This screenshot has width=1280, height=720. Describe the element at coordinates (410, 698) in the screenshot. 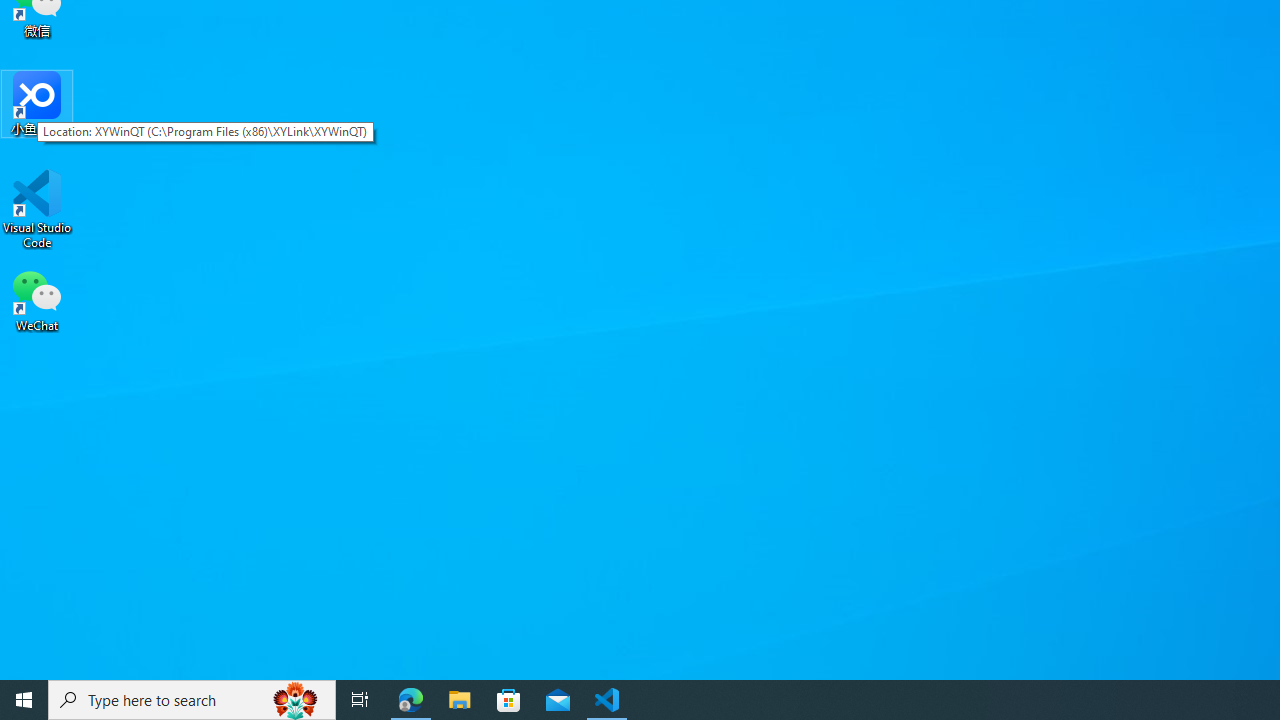

I see `'Microsoft Edge - 1 running window'` at that location.